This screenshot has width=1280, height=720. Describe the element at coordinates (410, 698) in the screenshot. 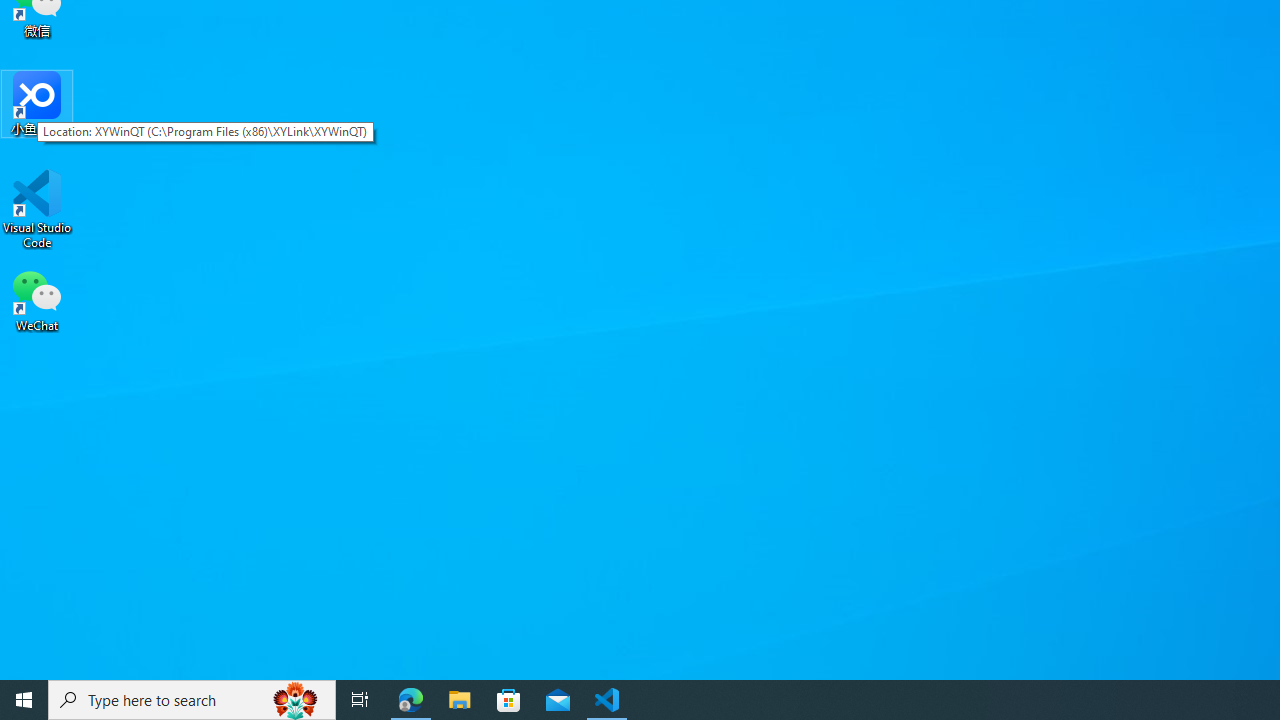

I see `'Microsoft Edge - 1 running window'` at that location.